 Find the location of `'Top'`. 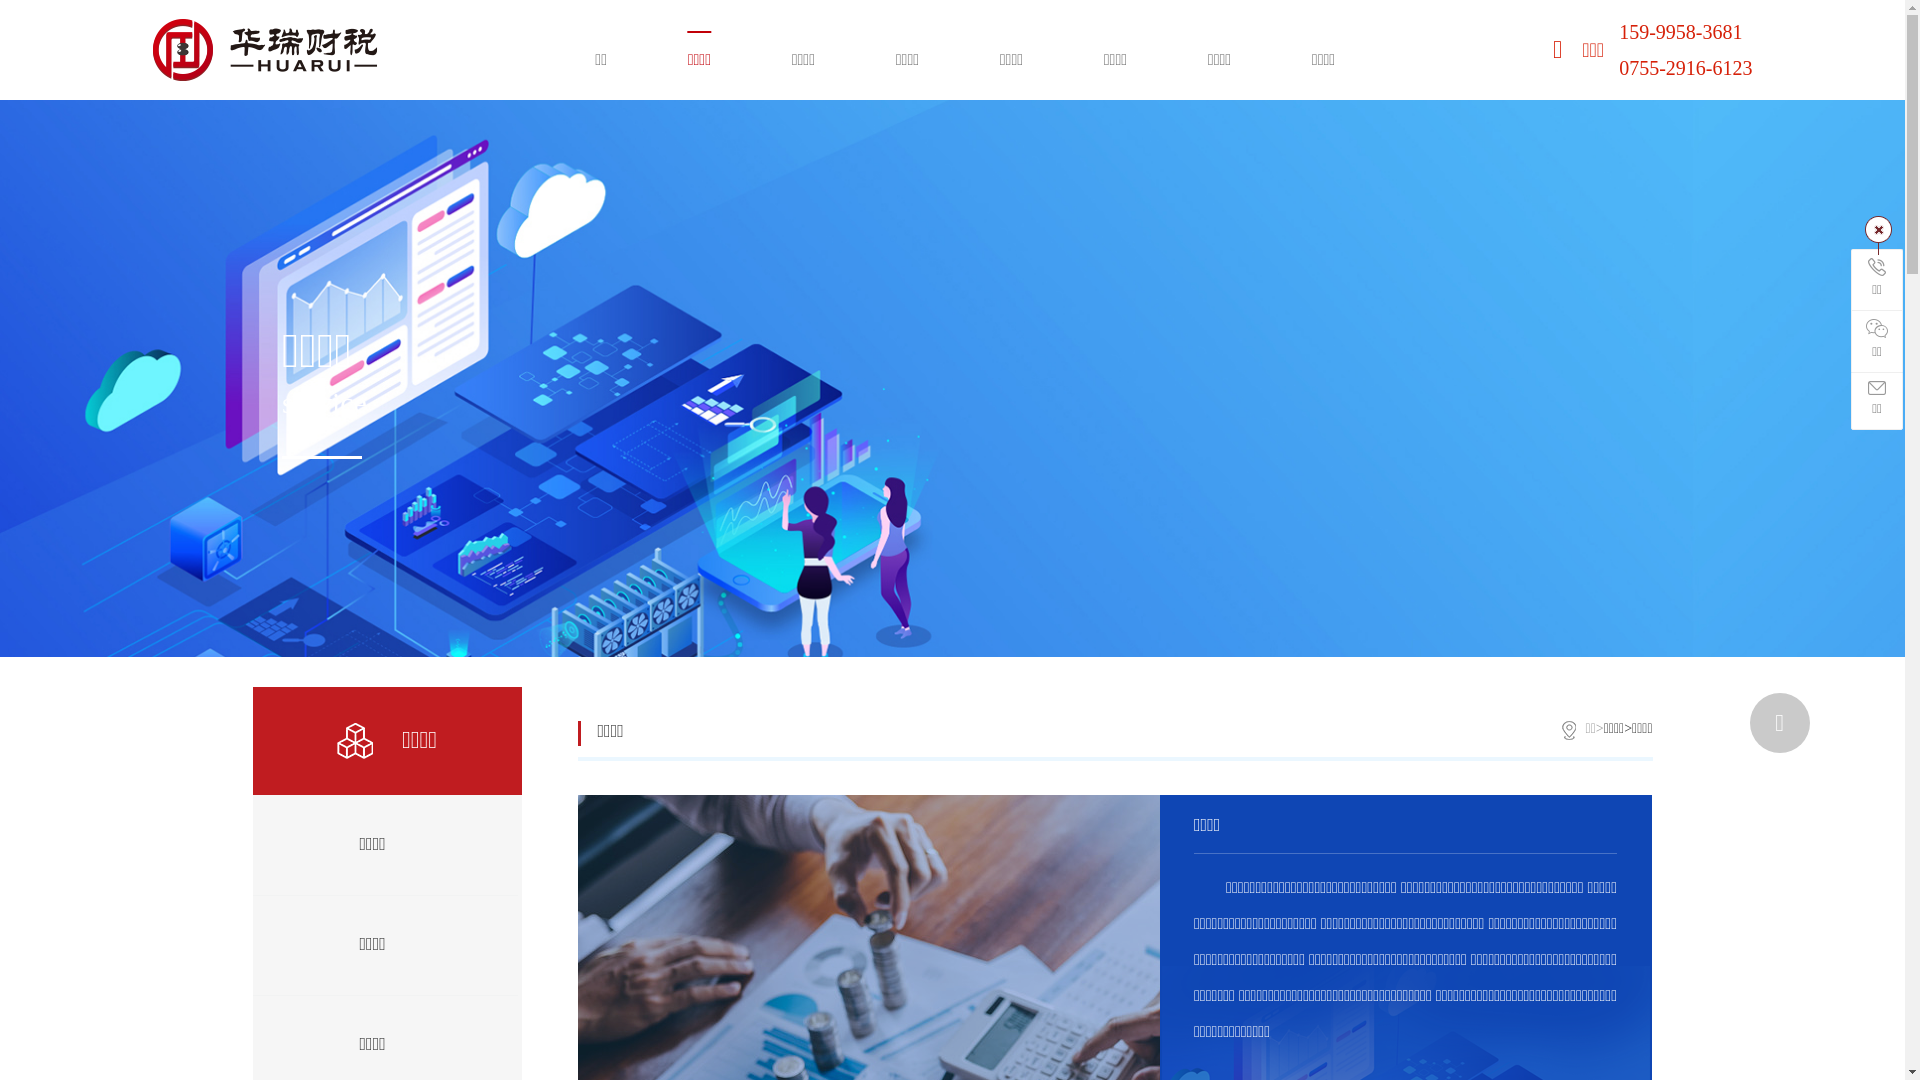

'Top' is located at coordinates (1780, 722).